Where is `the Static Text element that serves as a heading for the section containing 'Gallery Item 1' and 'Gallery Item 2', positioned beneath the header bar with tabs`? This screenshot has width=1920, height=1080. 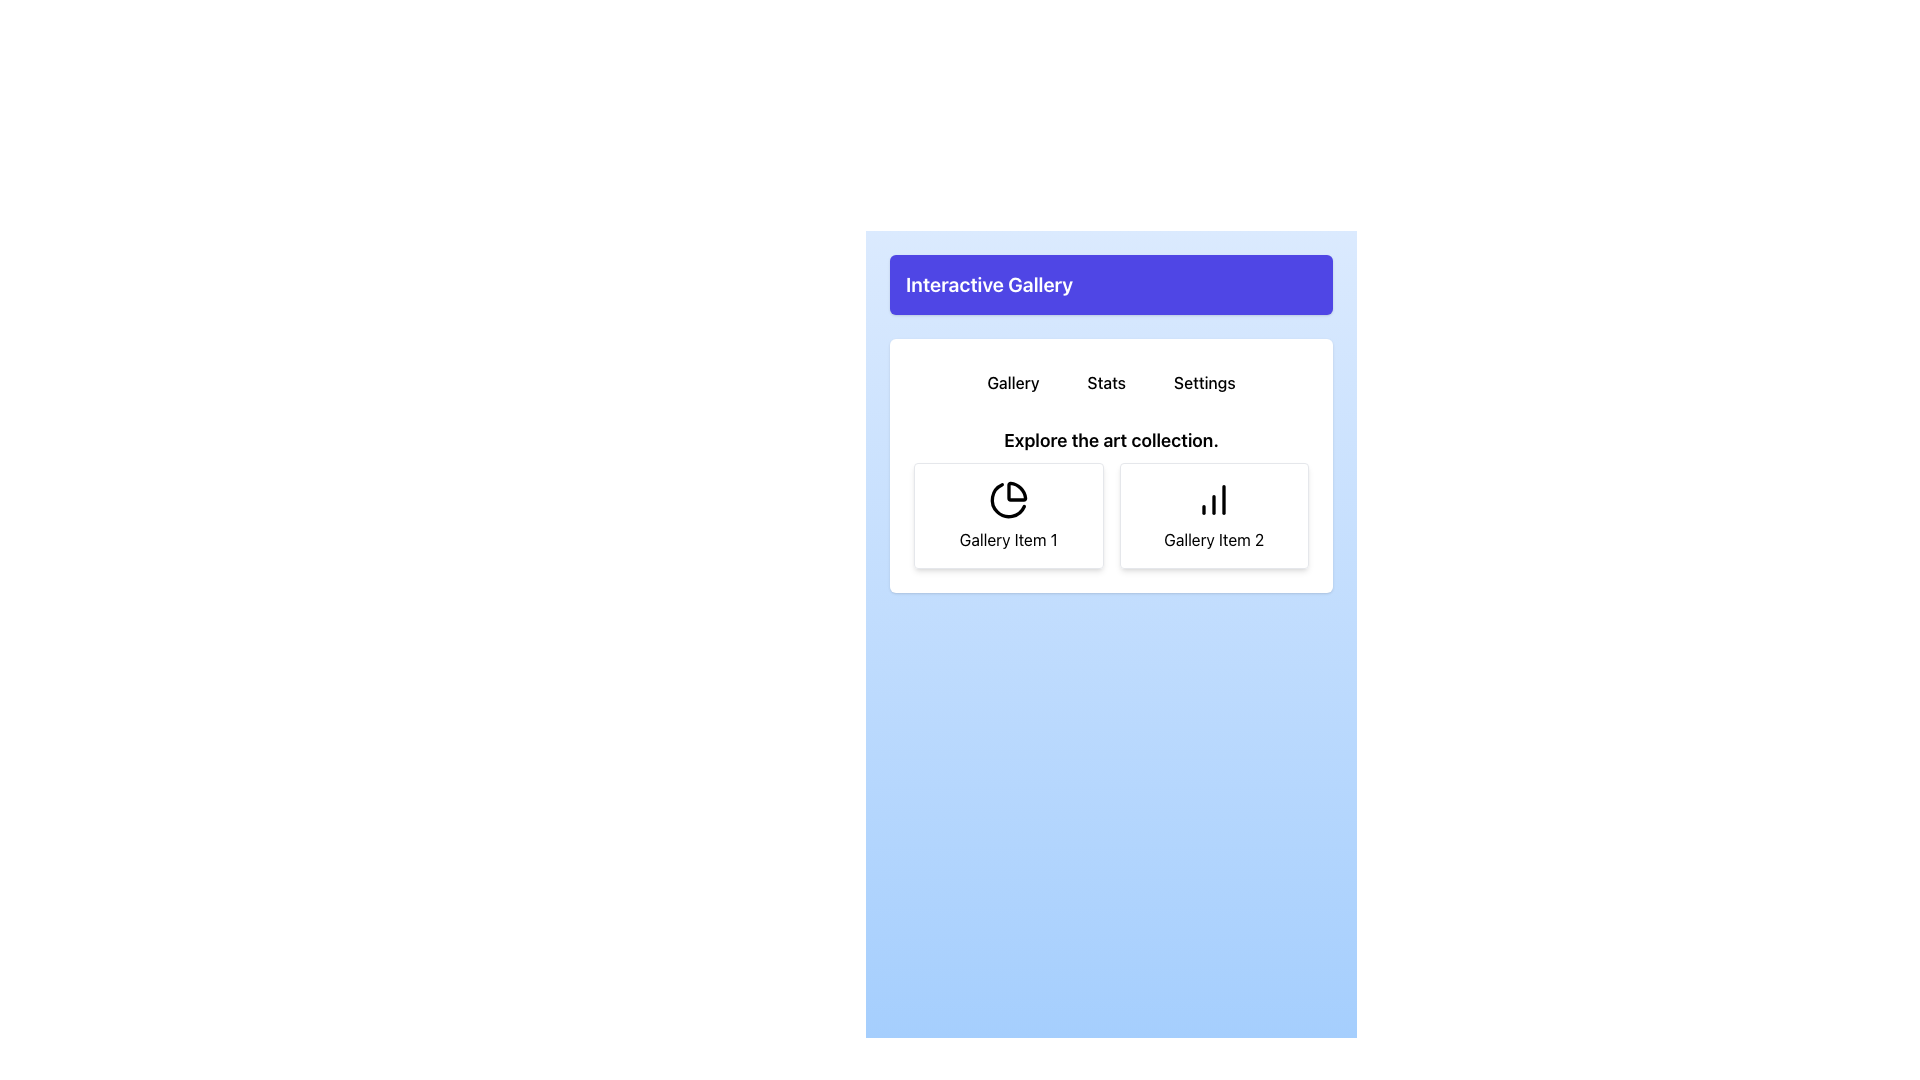 the Static Text element that serves as a heading for the section containing 'Gallery Item 1' and 'Gallery Item 2', positioned beneath the header bar with tabs is located at coordinates (1110, 439).